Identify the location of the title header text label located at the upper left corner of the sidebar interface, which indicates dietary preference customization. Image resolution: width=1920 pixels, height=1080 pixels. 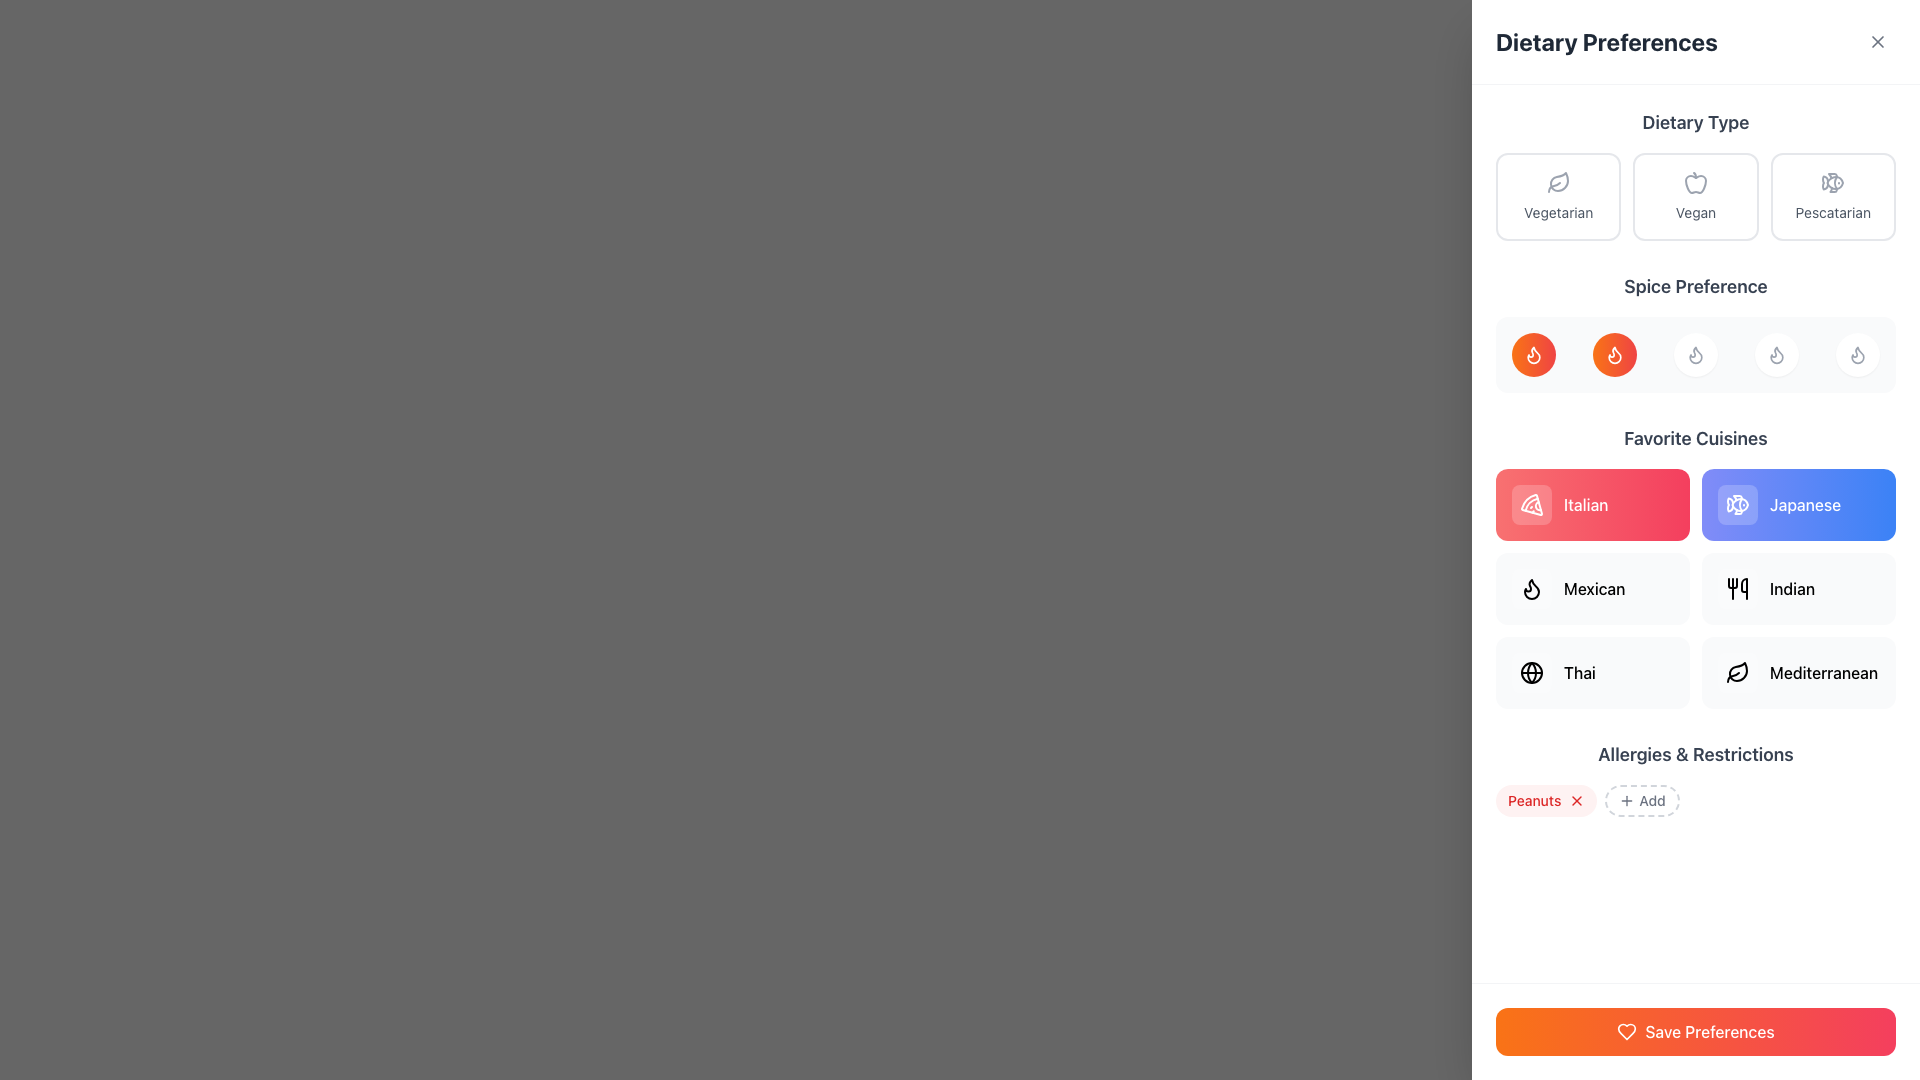
(1606, 42).